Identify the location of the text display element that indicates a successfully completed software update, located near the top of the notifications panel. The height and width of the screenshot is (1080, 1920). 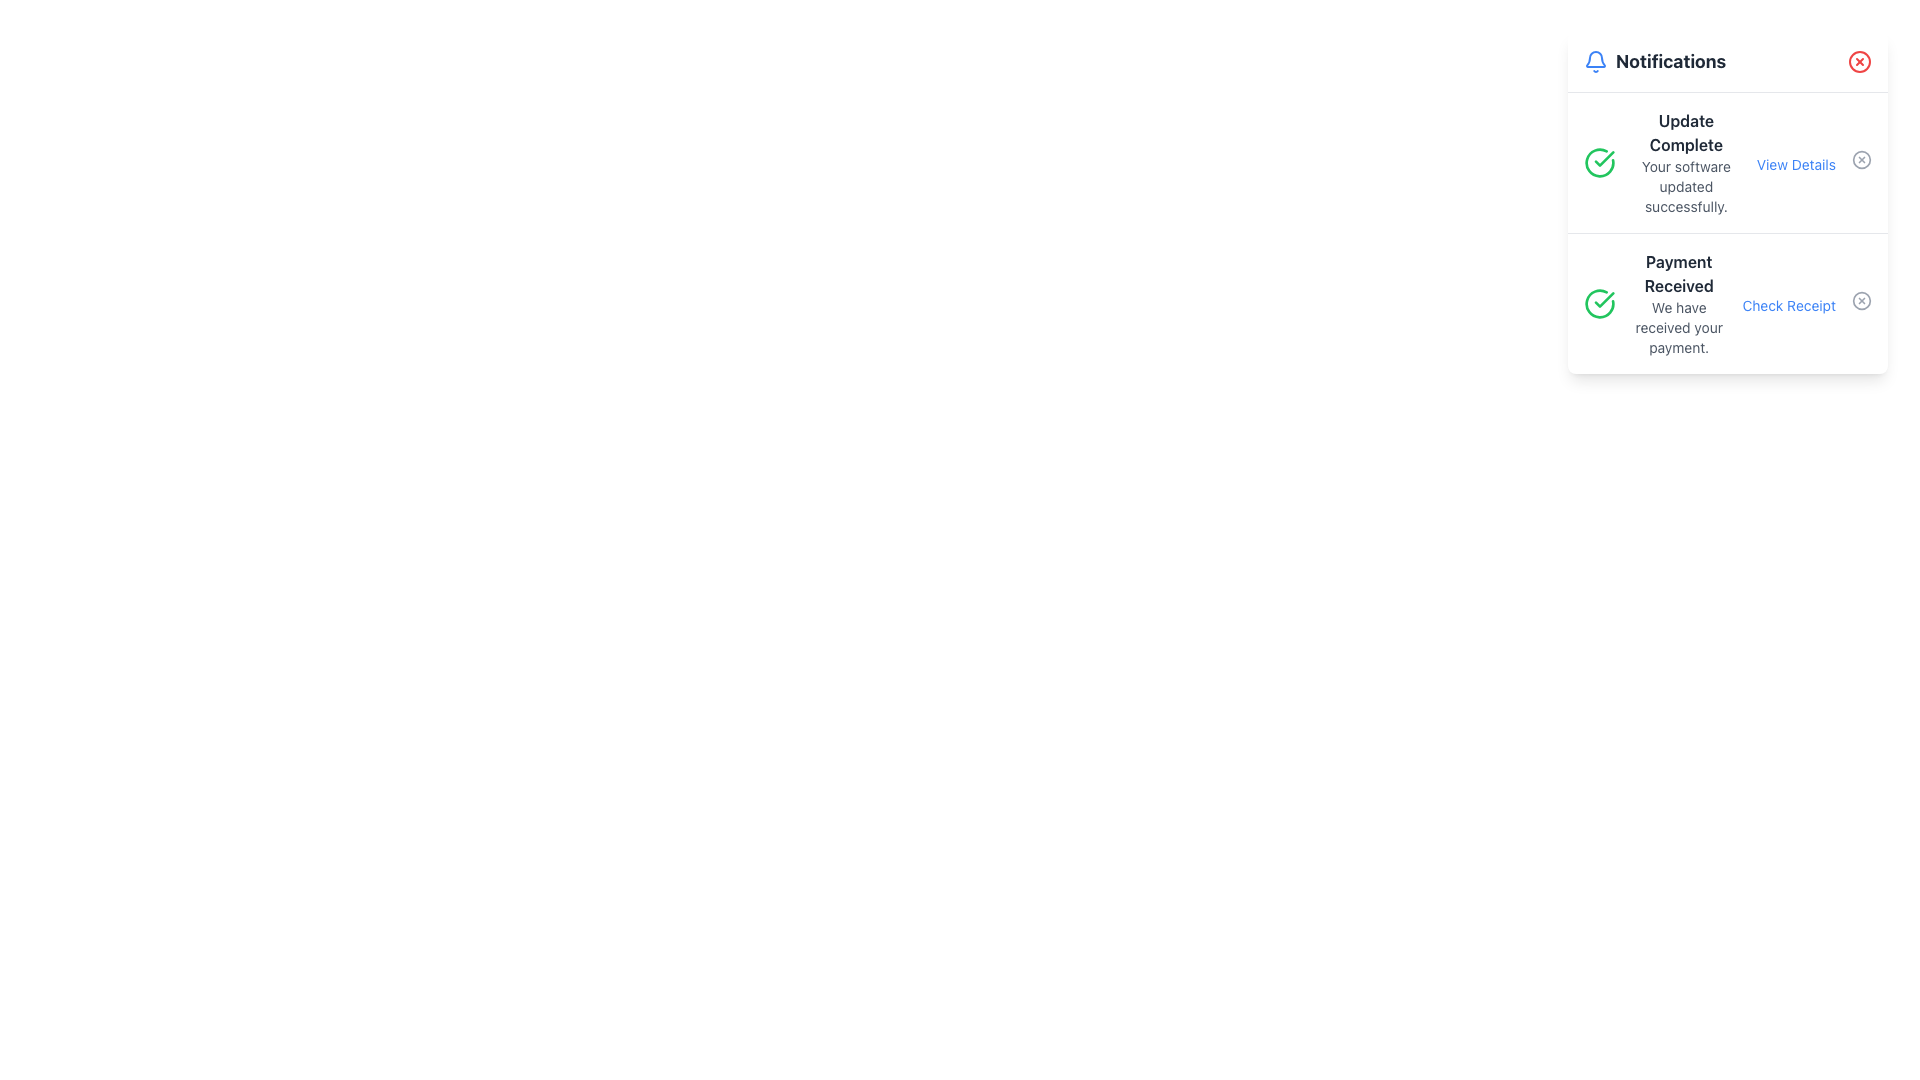
(1685, 161).